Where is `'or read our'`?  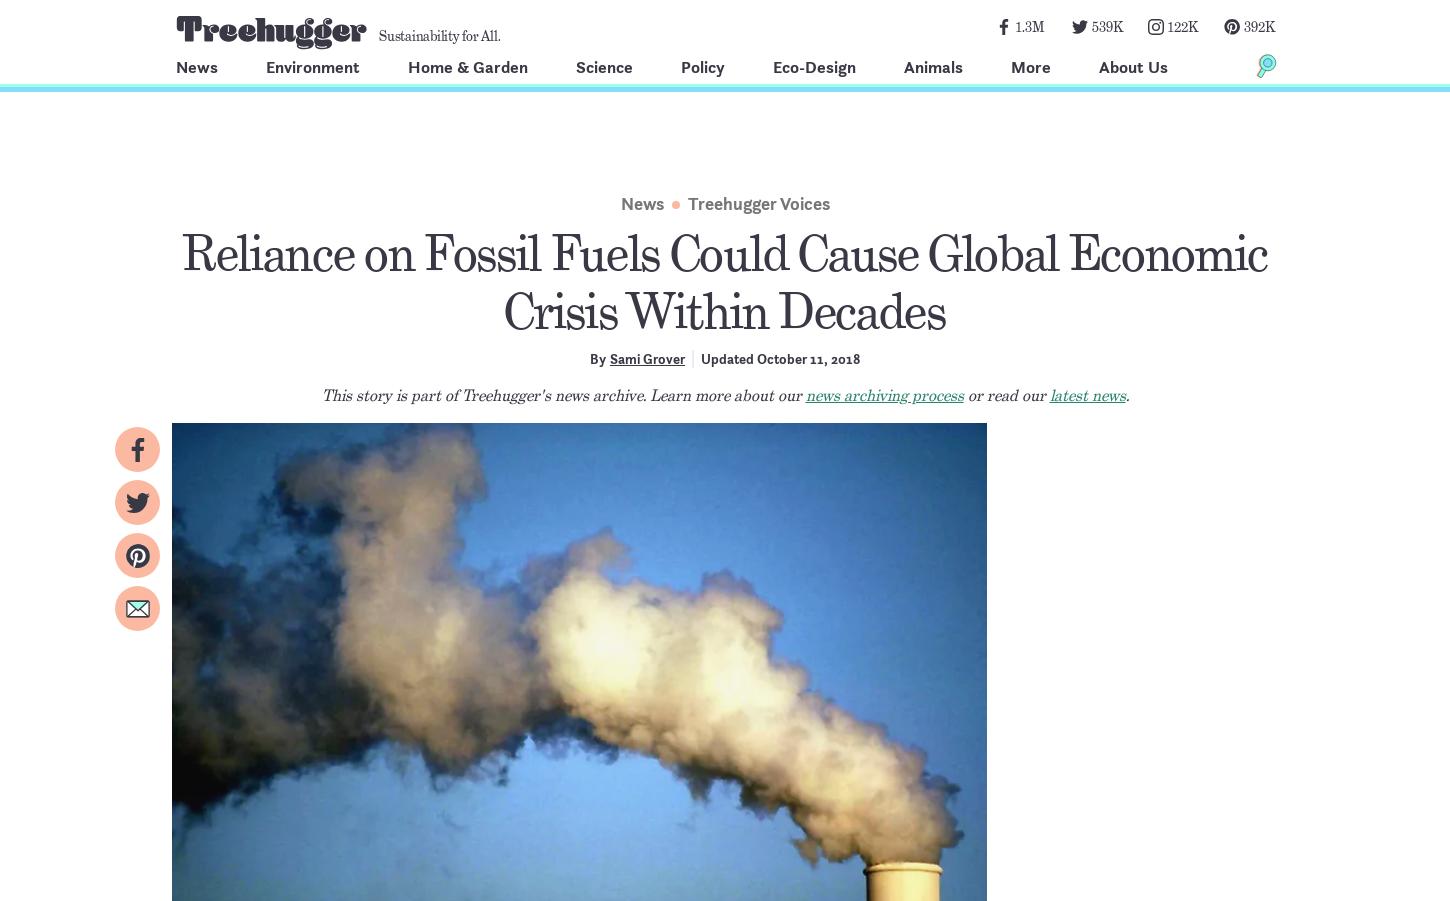
'or read our' is located at coordinates (961, 394).